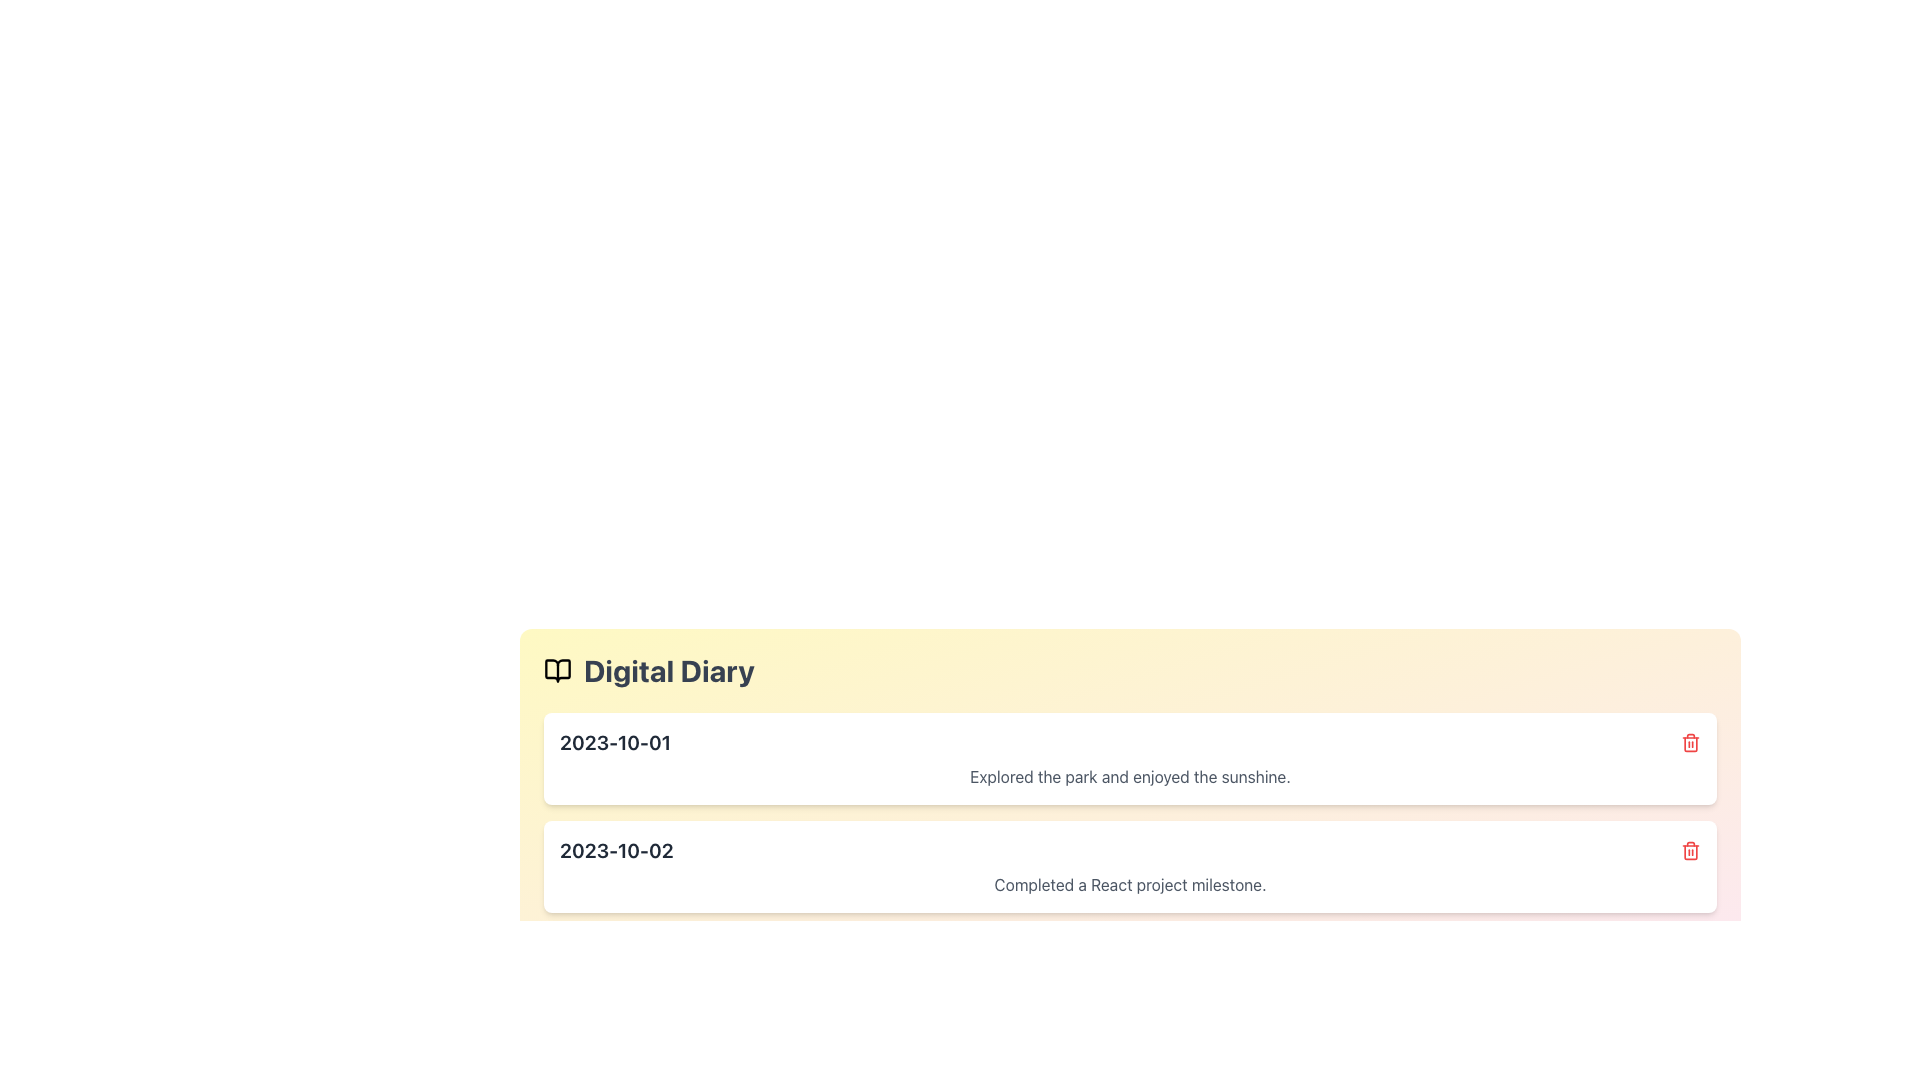  Describe the element at coordinates (1689, 852) in the screenshot. I see `the trash/delete icon located at the top right corner of the second diary entry row` at that location.